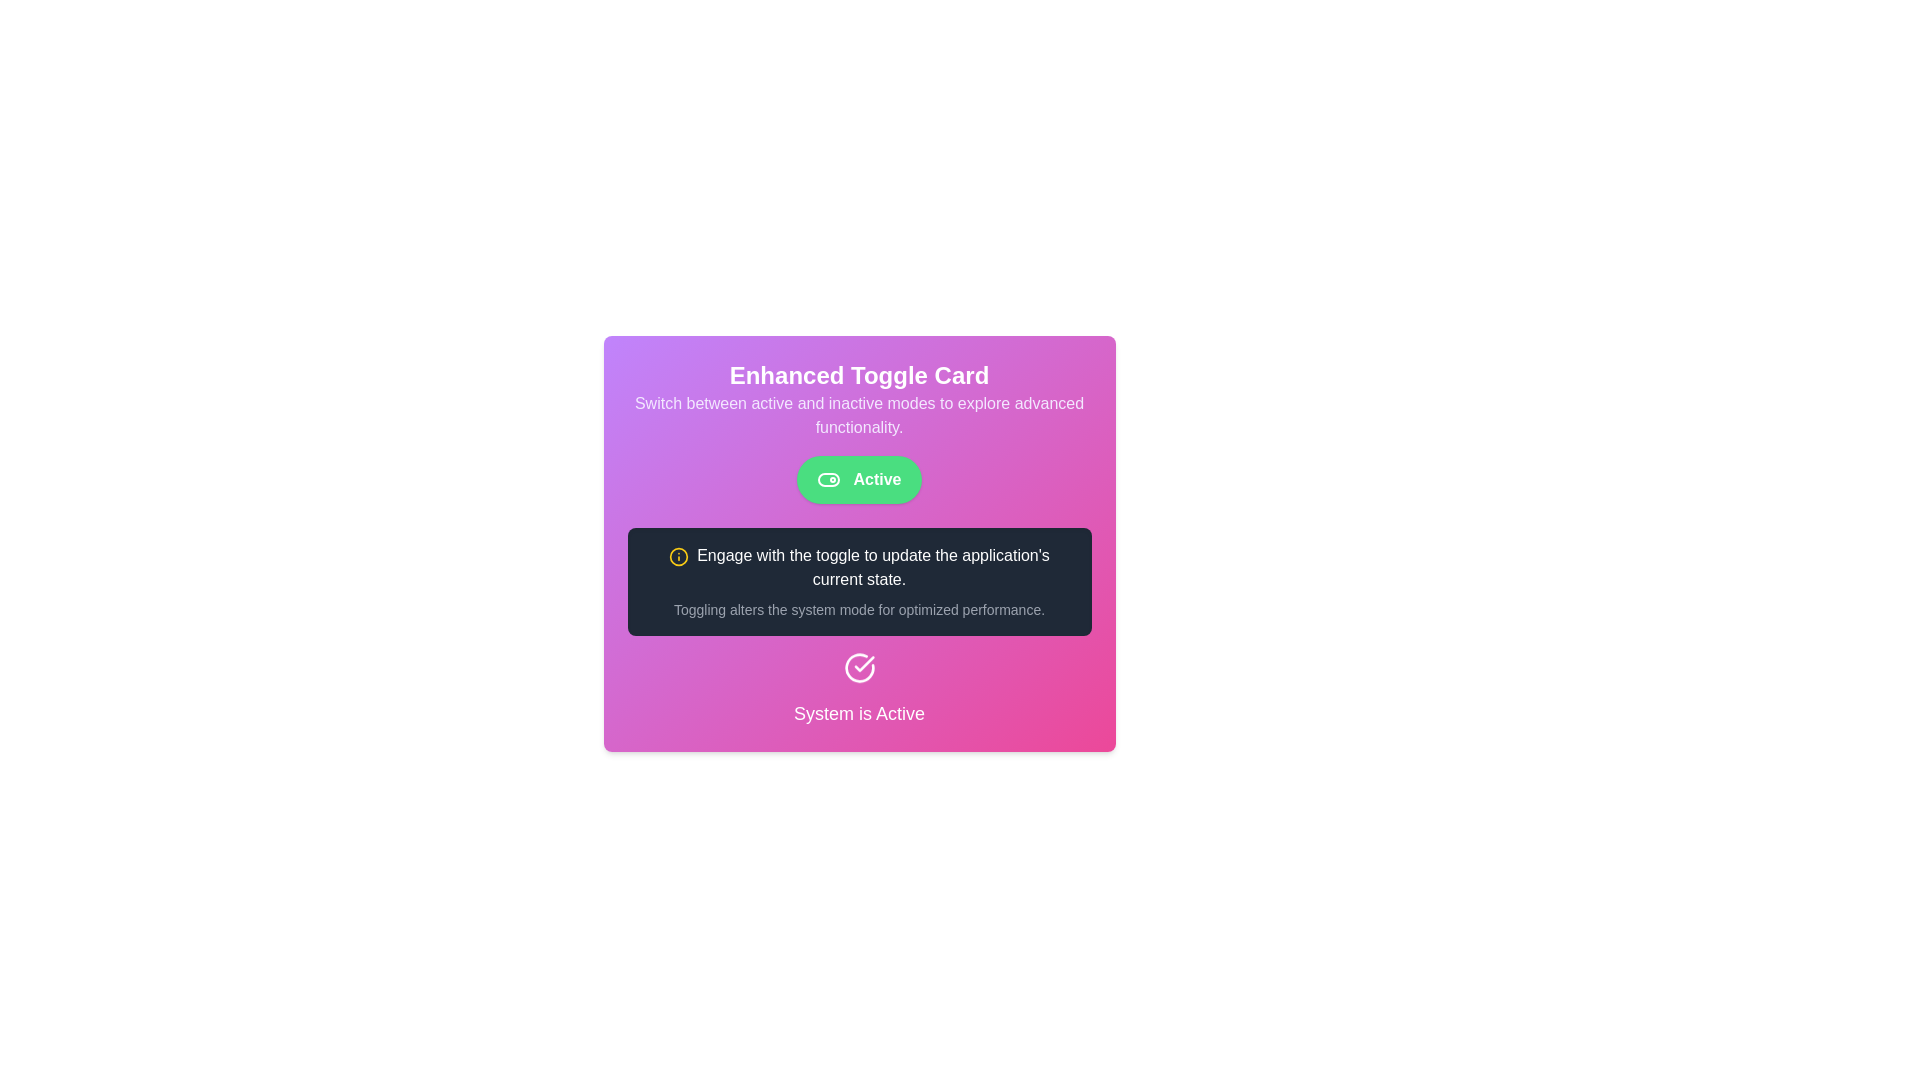 The image size is (1920, 1080). Describe the element at coordinates (859, 712) in the screenshot. I see `the Static Text Label that provides a status update or confirmation, positioned below the animated checkmark icon in the vertically centered card UI` at that location.